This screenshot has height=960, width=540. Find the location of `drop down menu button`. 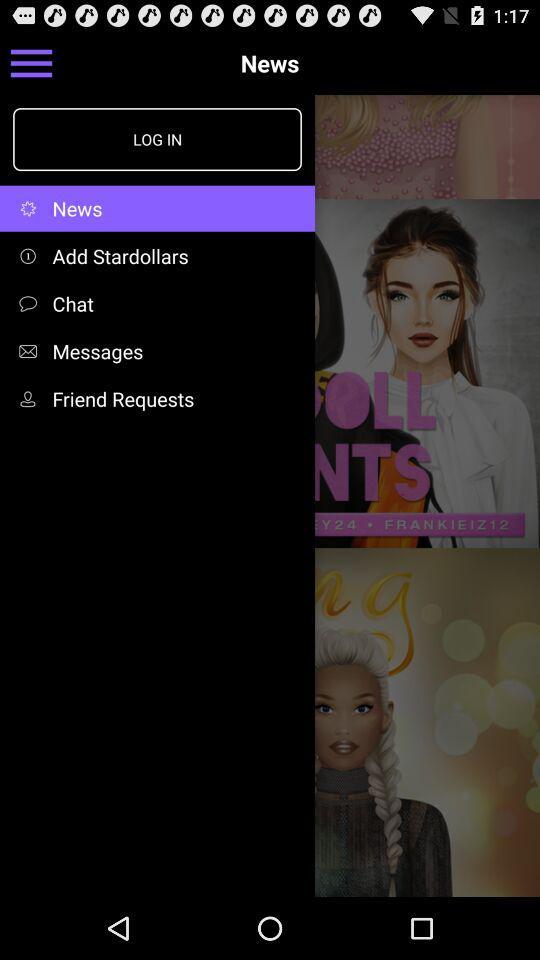

drop down menu button is located at coordinates (30, 62).